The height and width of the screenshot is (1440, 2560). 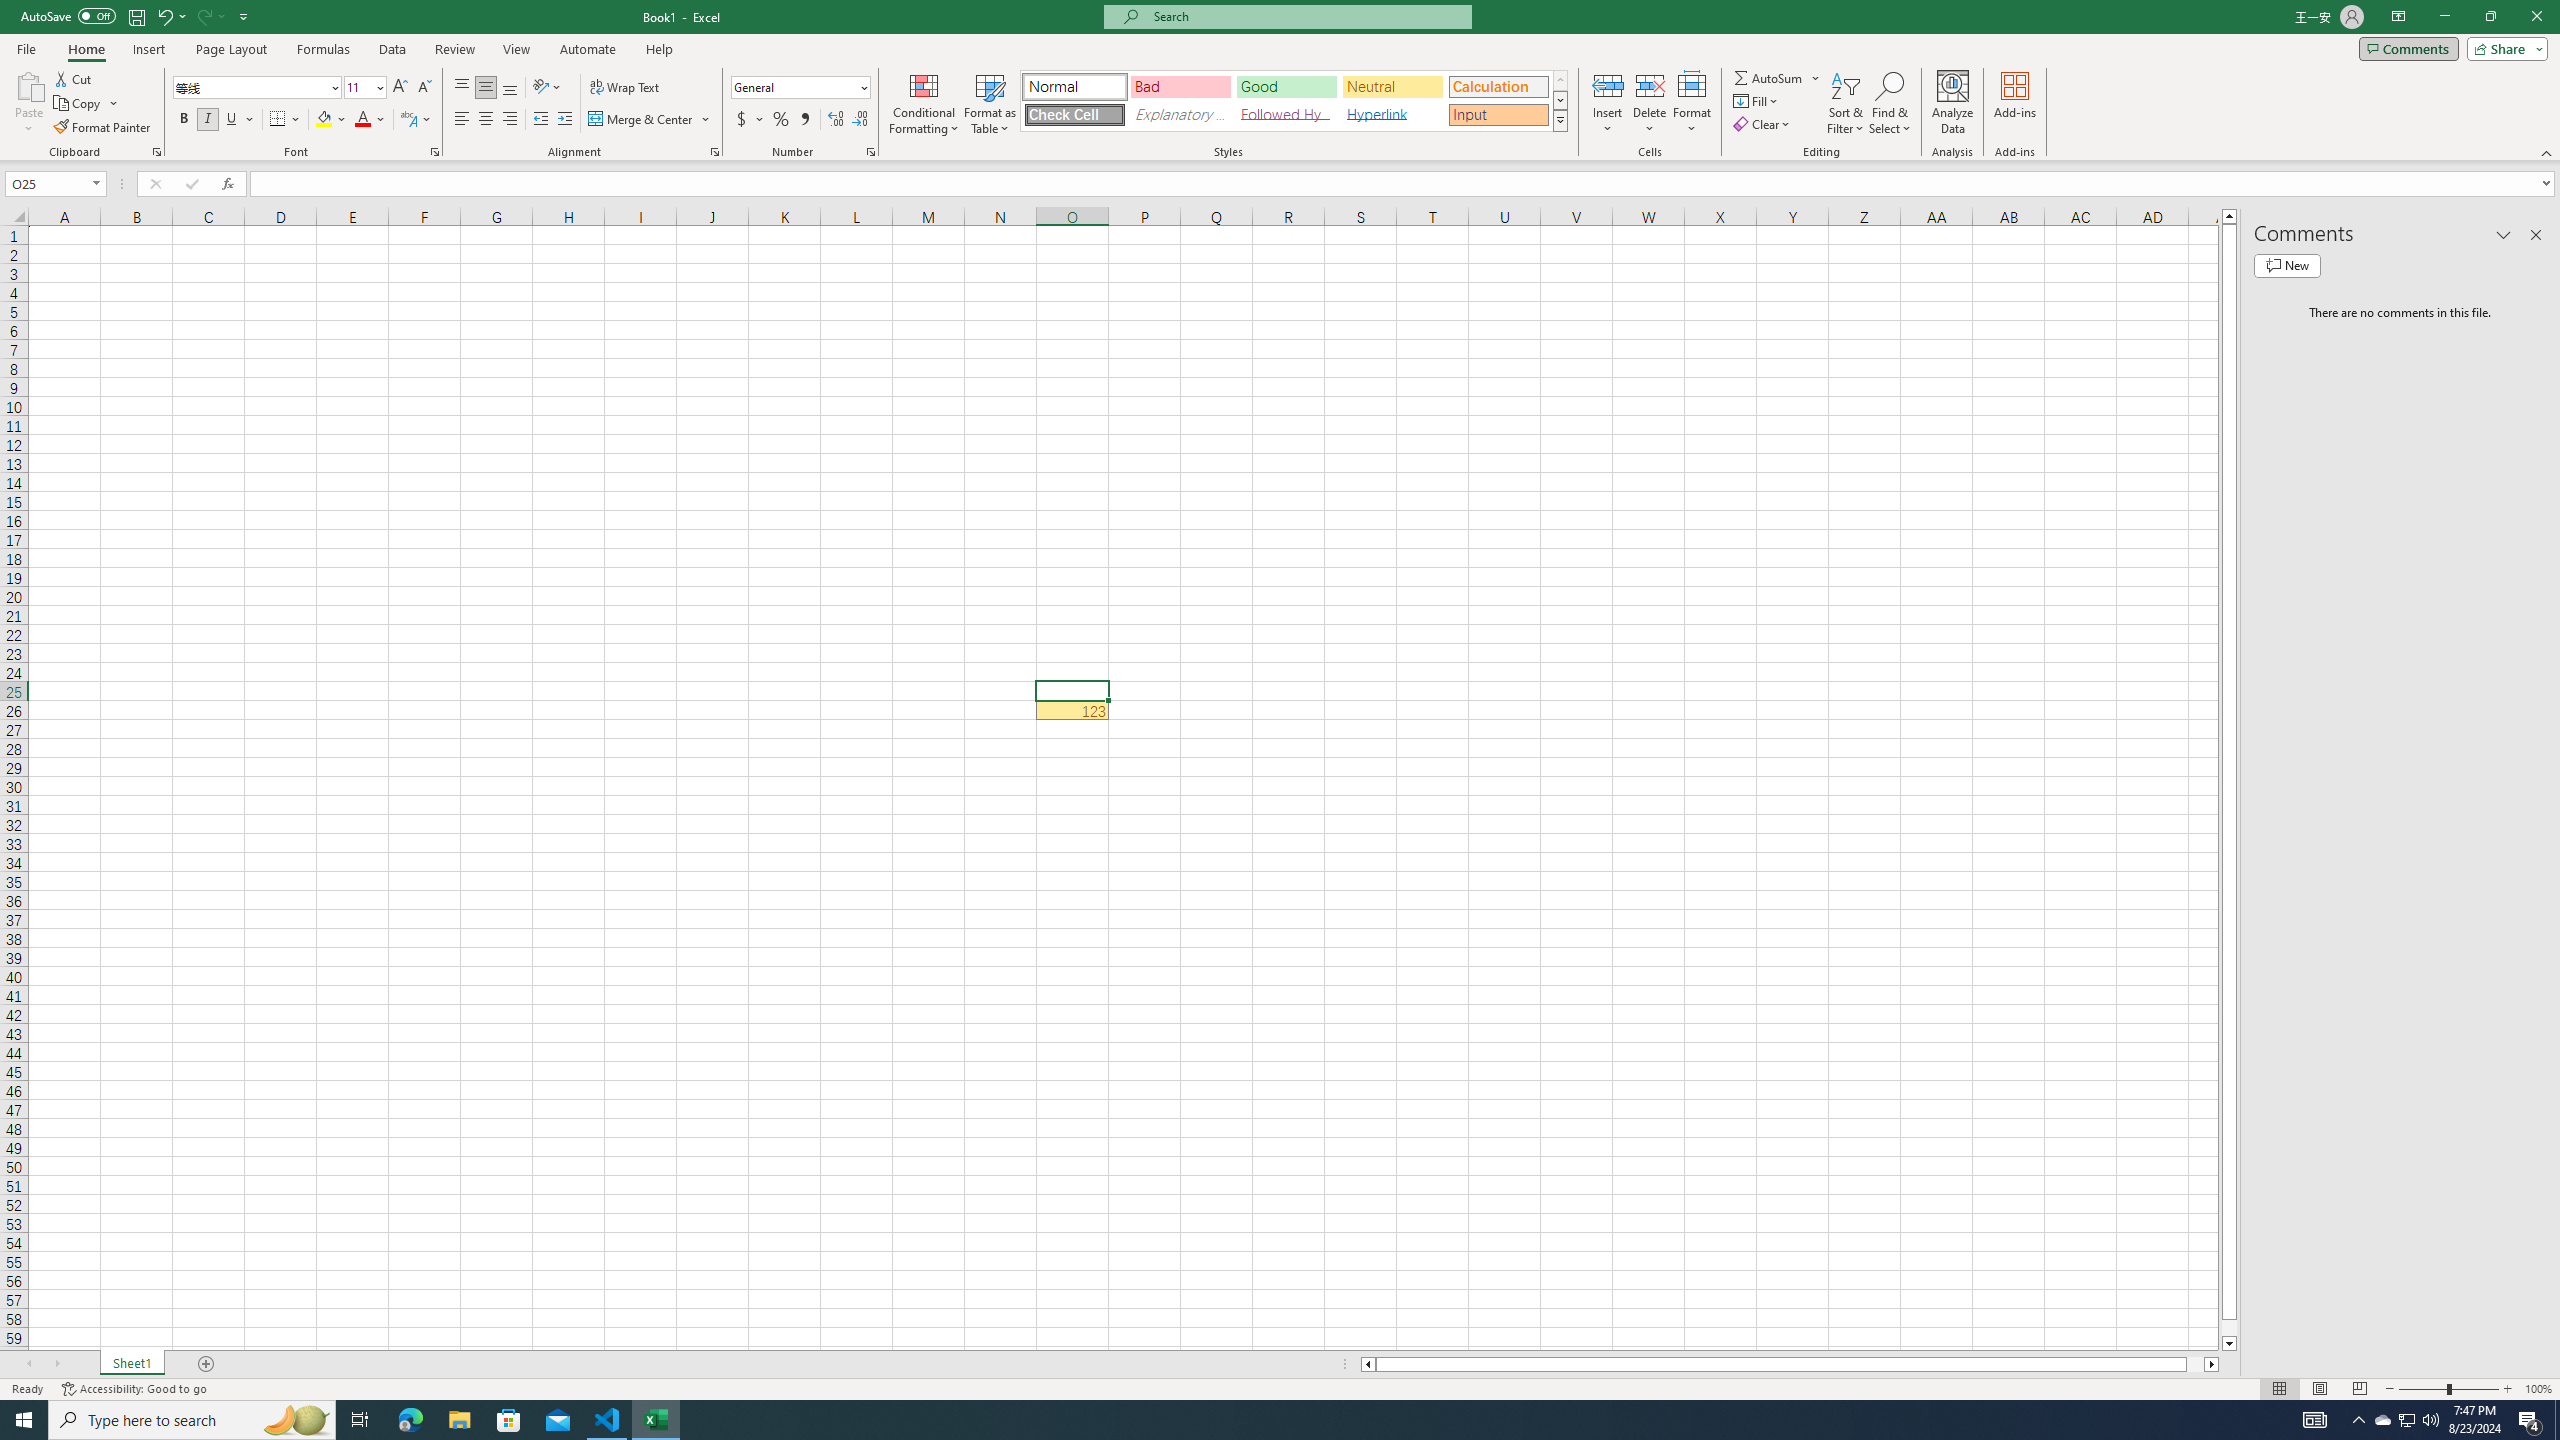 What do you see at coordinates (285, 118) in the screenshot?
I see `'Borders'` at bounding box center [285, 118].